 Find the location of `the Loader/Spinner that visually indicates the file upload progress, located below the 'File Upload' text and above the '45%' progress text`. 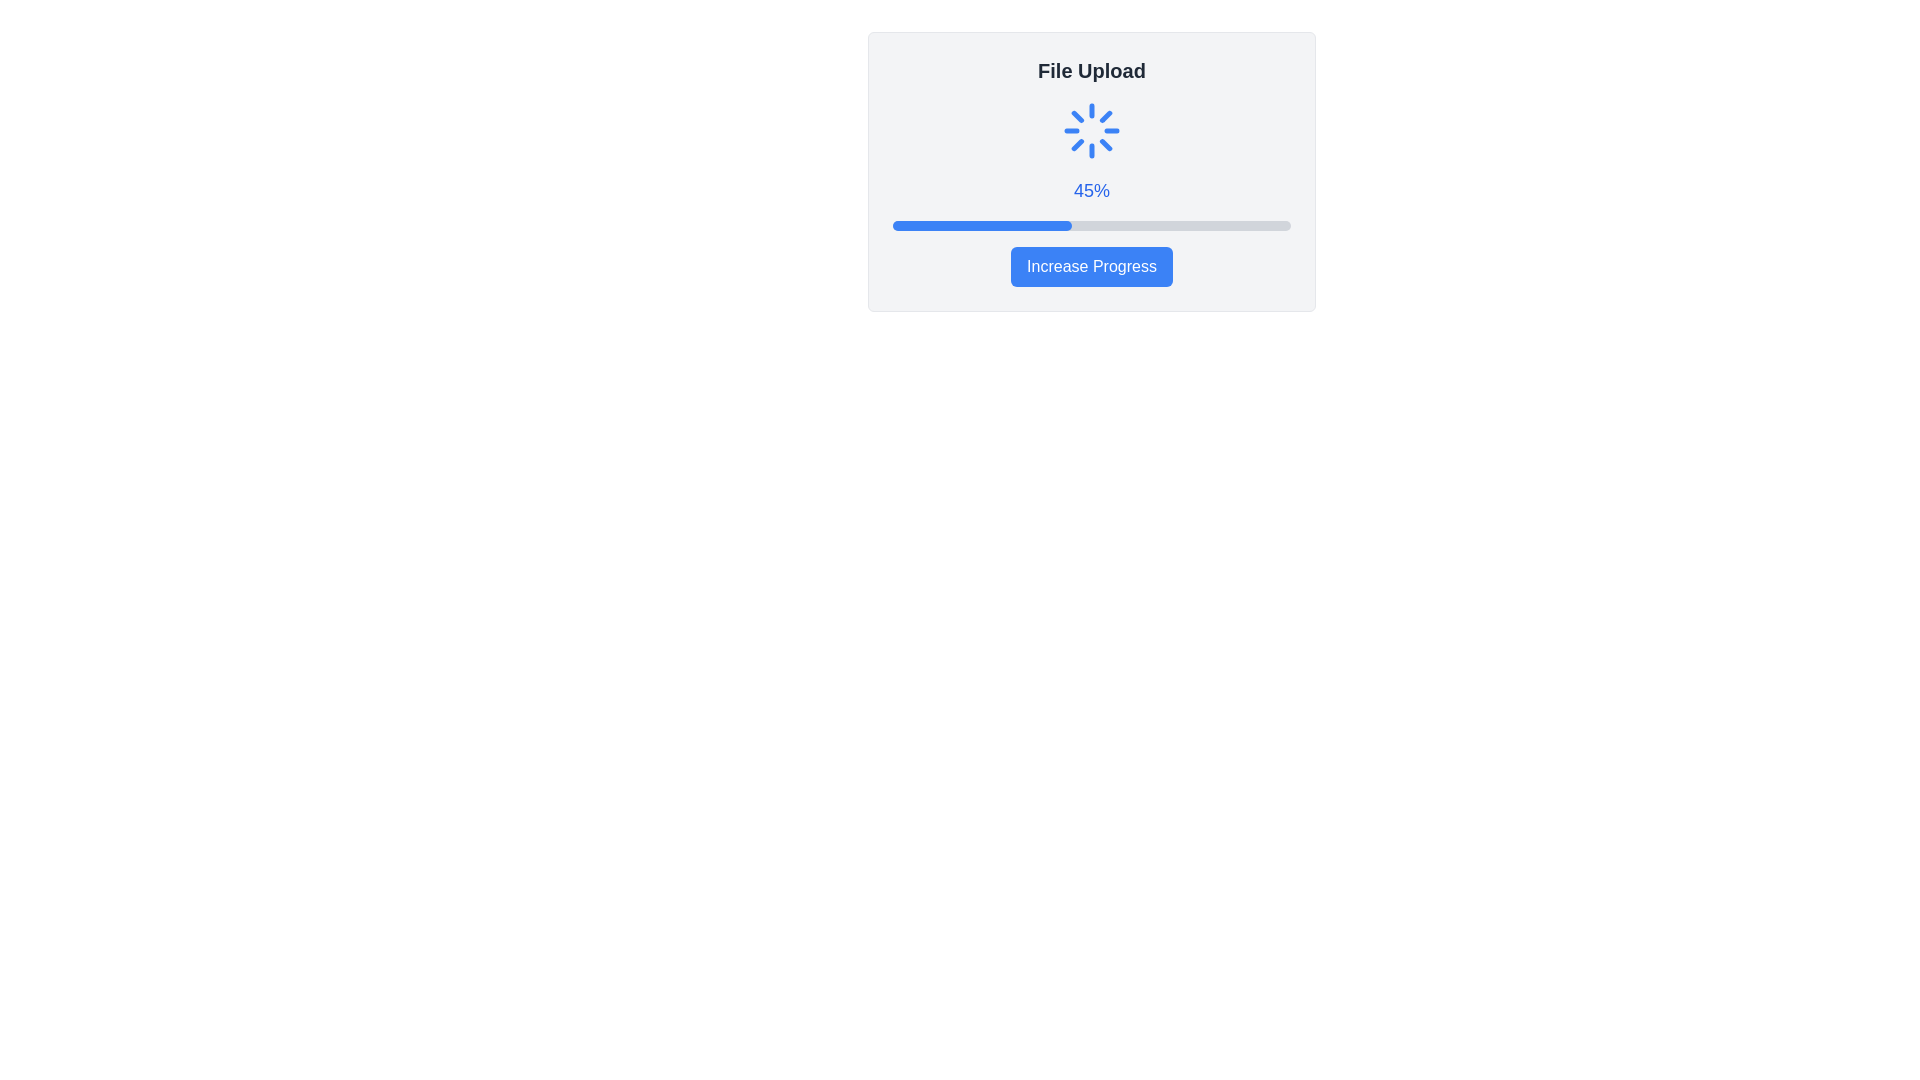

the Loader/Spinner that visually indicates the file upload progress, located below the 'File Upload' text and above the '45%' progress text is located at coordinates (1090, 131).